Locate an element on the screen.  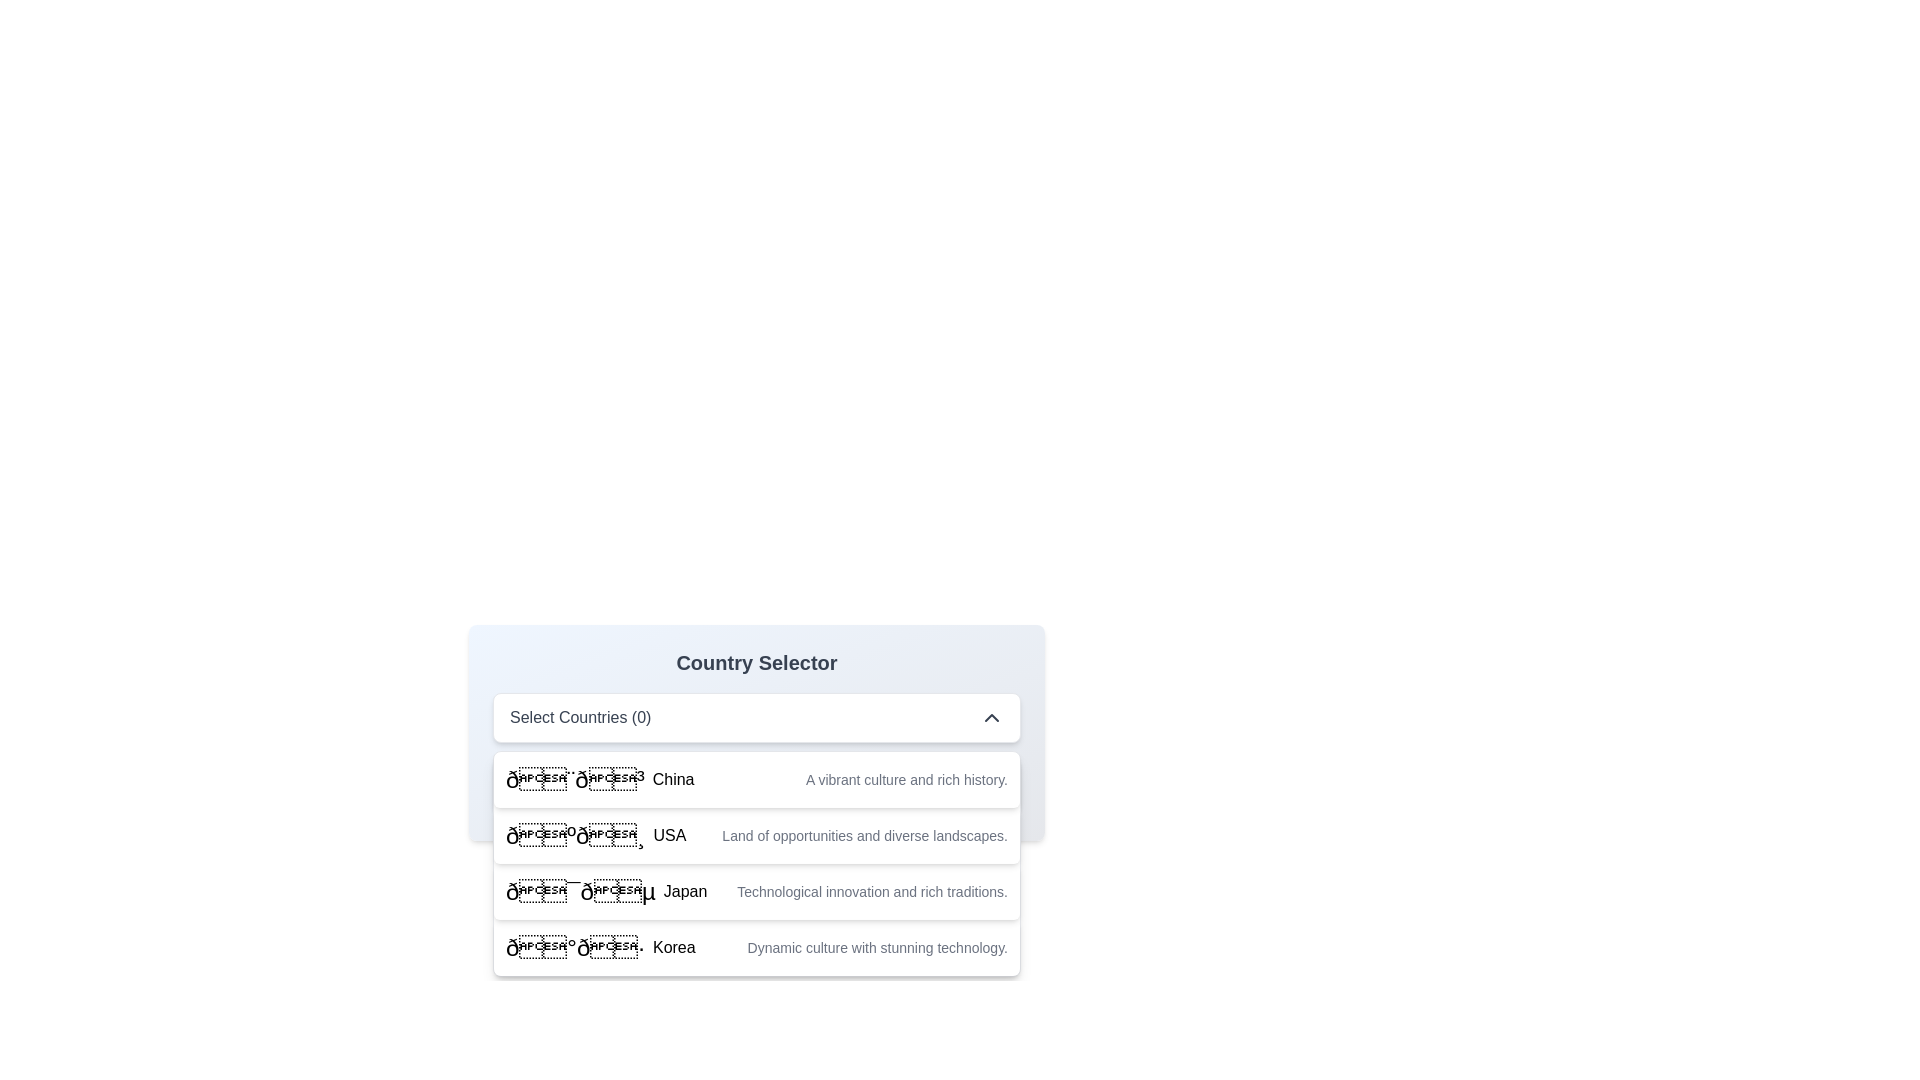
the list item representing the country USA in the dropdown menu, which is located between the options for China and Japan is located at coordinates (595, 836).